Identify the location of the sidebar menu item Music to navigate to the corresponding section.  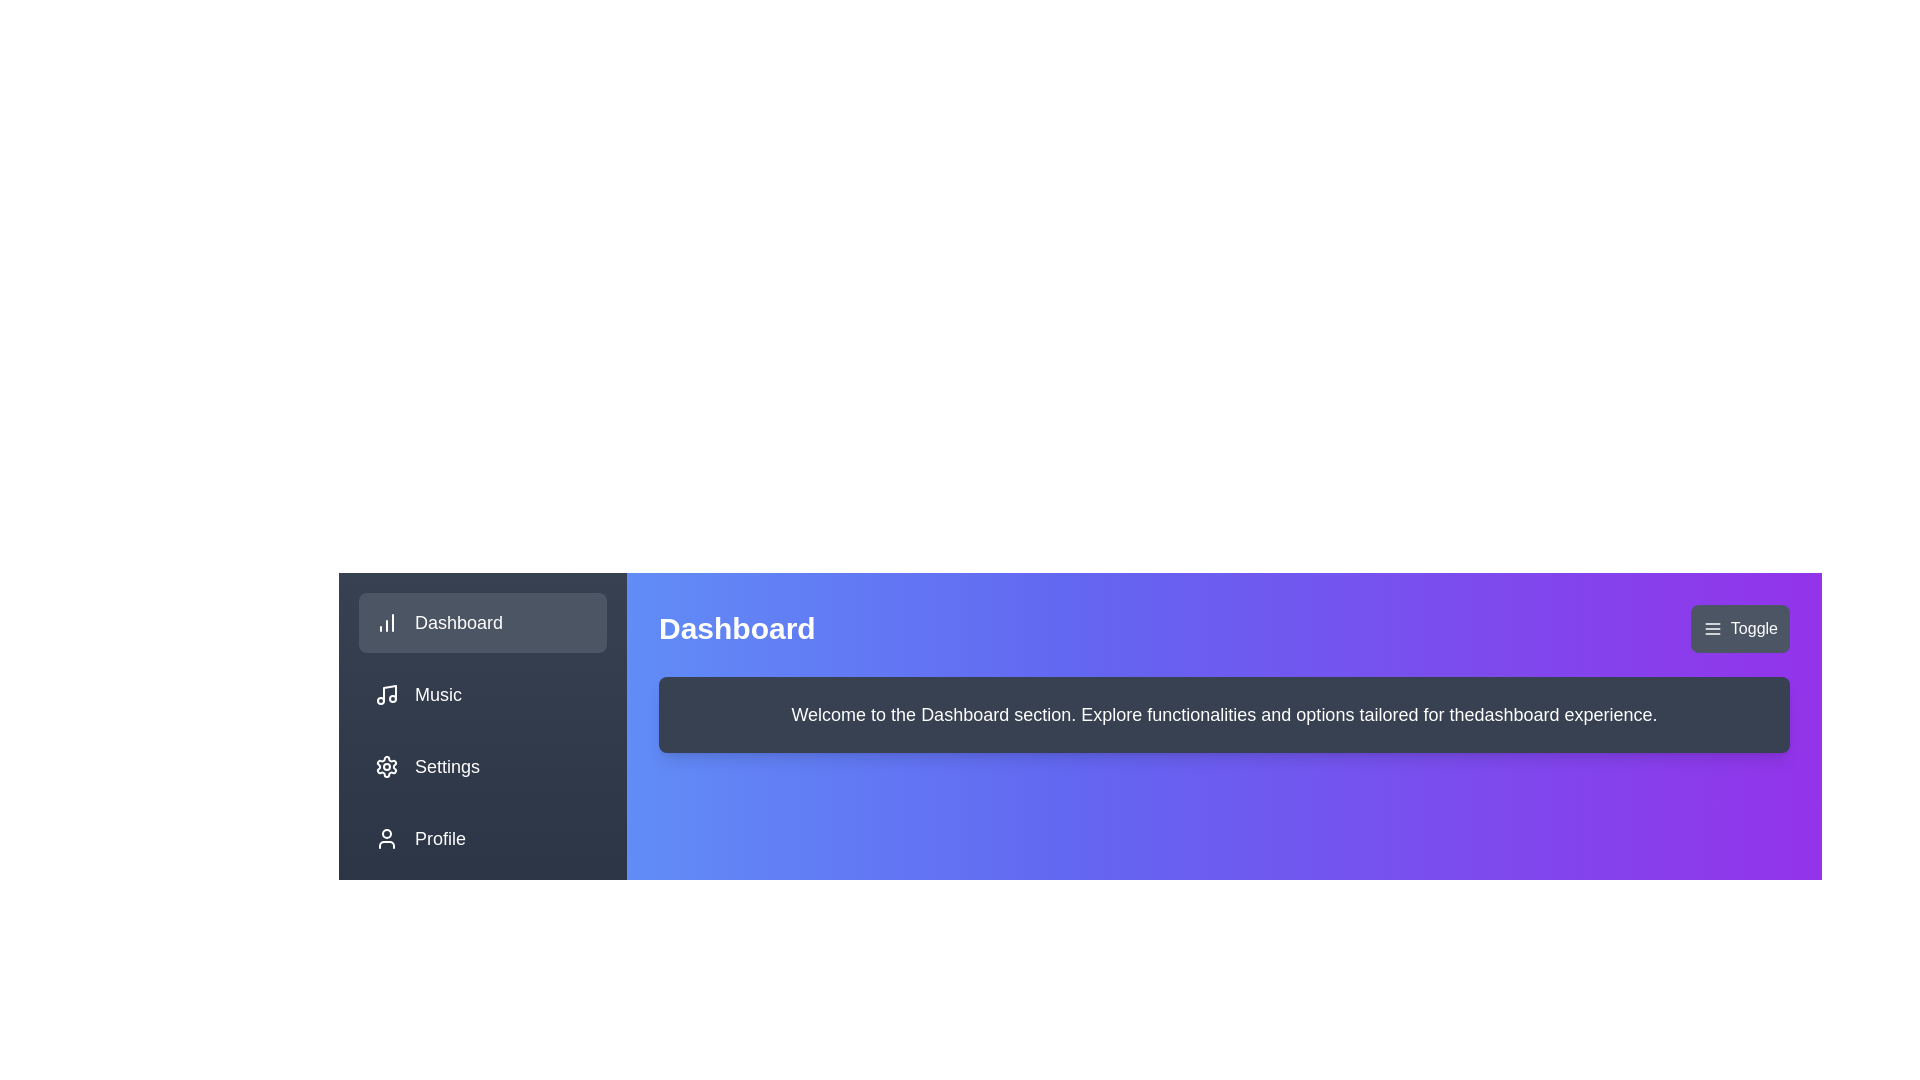
(483, 693).